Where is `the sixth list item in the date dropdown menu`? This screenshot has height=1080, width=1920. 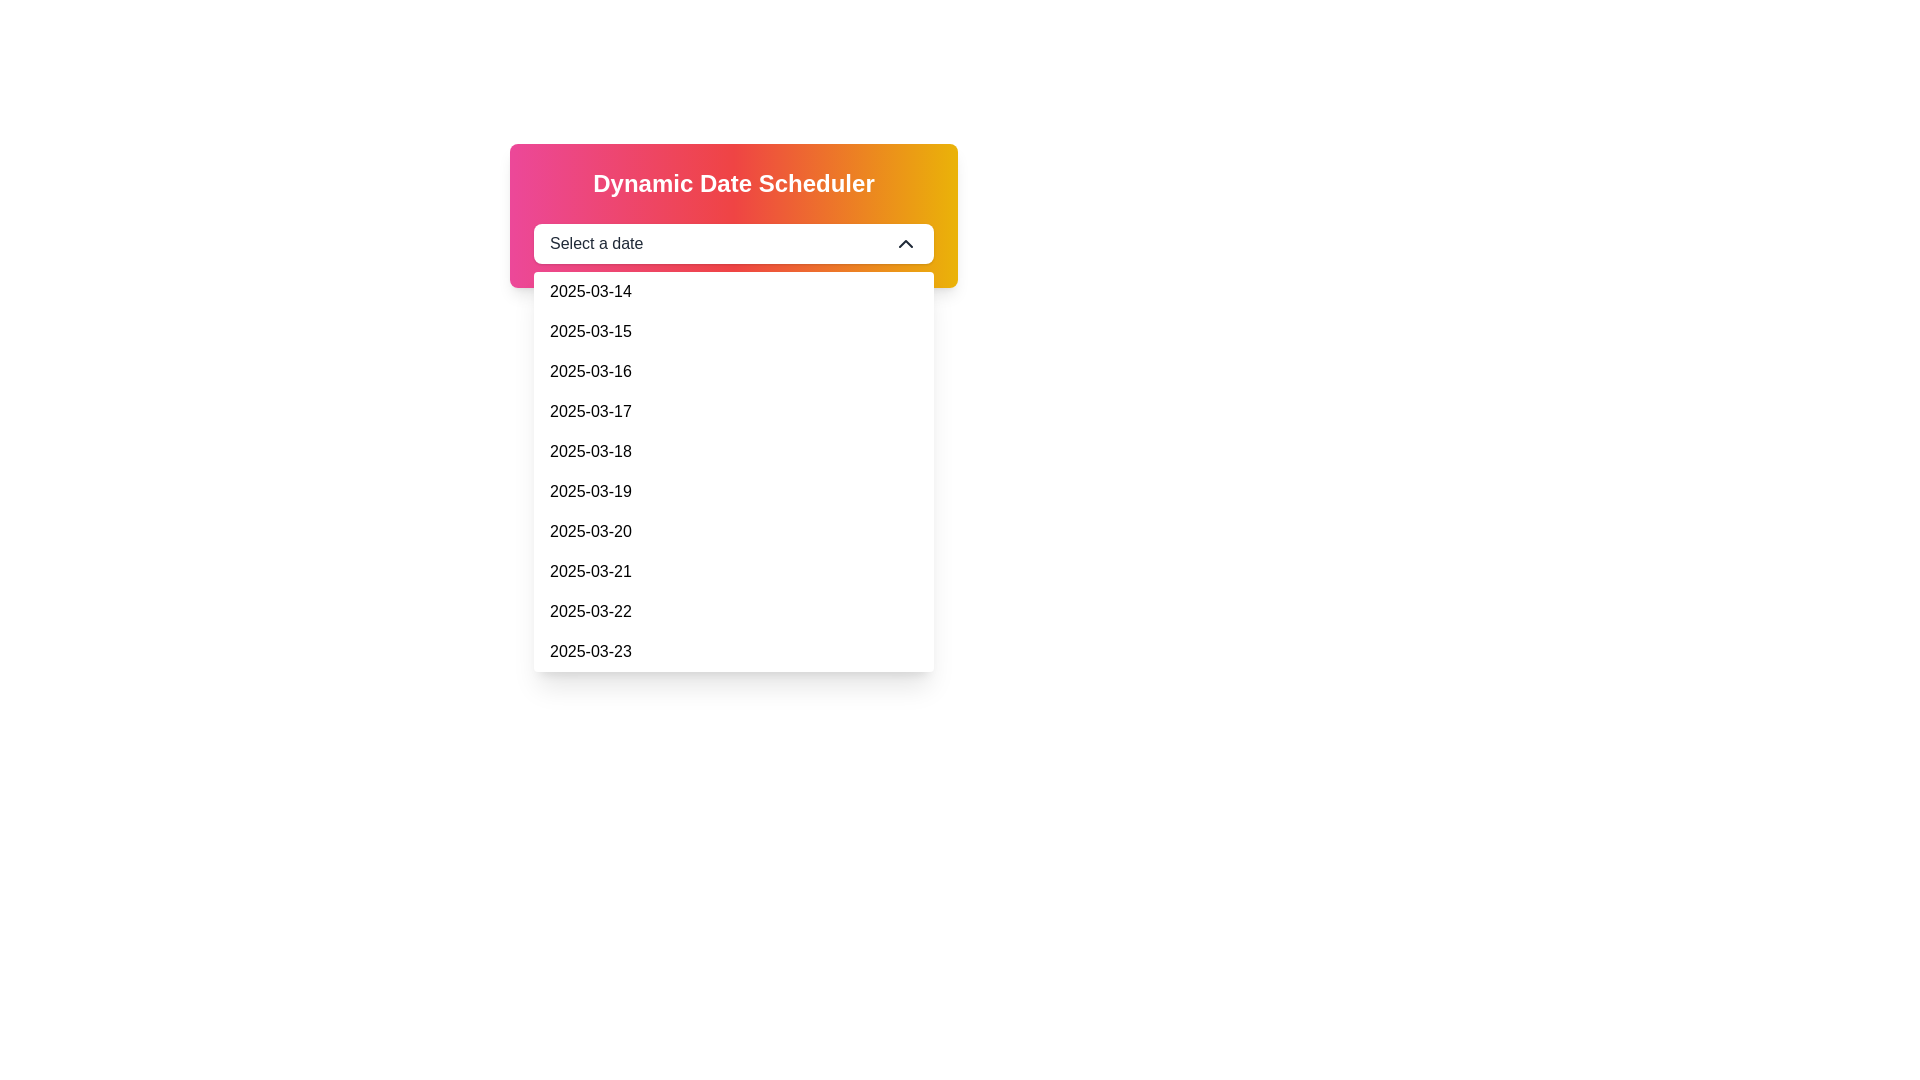
the sixth list item in the date dropdown menu is located at coordinates (733, 492).